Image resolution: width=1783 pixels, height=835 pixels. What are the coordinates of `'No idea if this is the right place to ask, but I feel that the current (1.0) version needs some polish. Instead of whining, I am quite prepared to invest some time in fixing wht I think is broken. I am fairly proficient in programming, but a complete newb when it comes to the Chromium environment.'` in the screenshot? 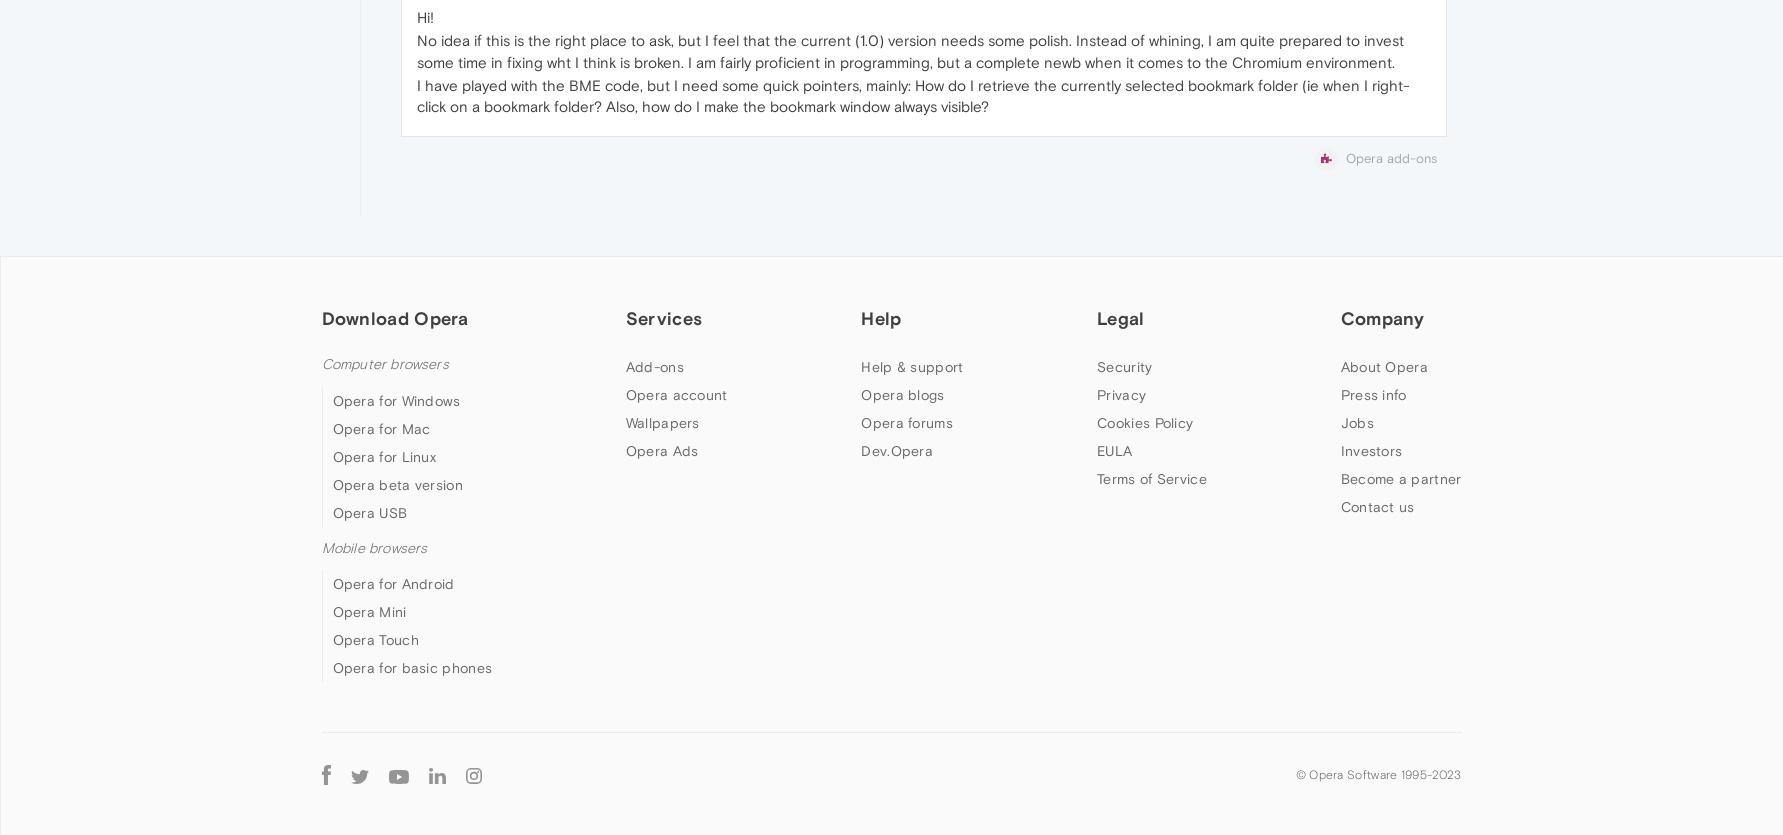 It's located at (908, 51).